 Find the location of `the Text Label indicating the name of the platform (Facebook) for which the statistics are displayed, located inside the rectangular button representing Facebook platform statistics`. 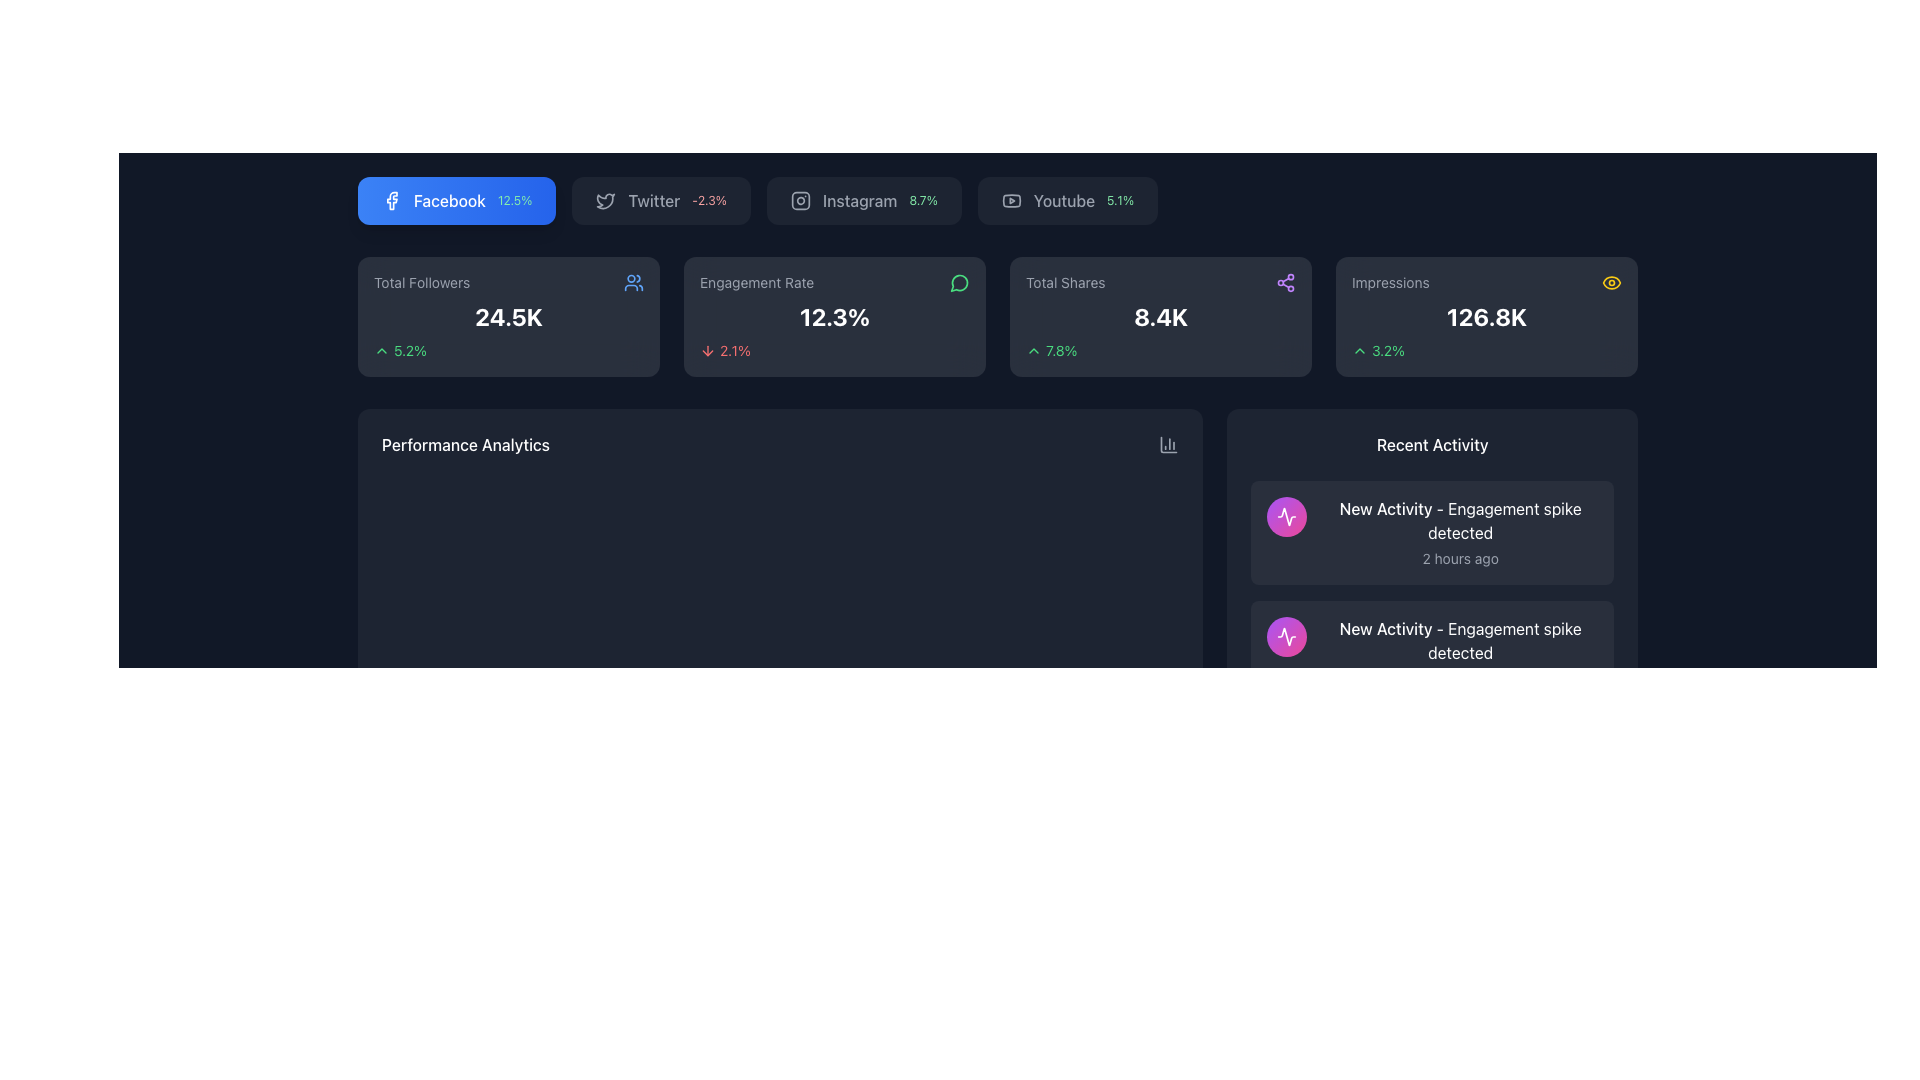

the Text Label indicating the name of the platform (Facebook) for which the statistics are displayed, located inside the rectangular button representing Facebook platform statistics is located at coordinates (449, 200).